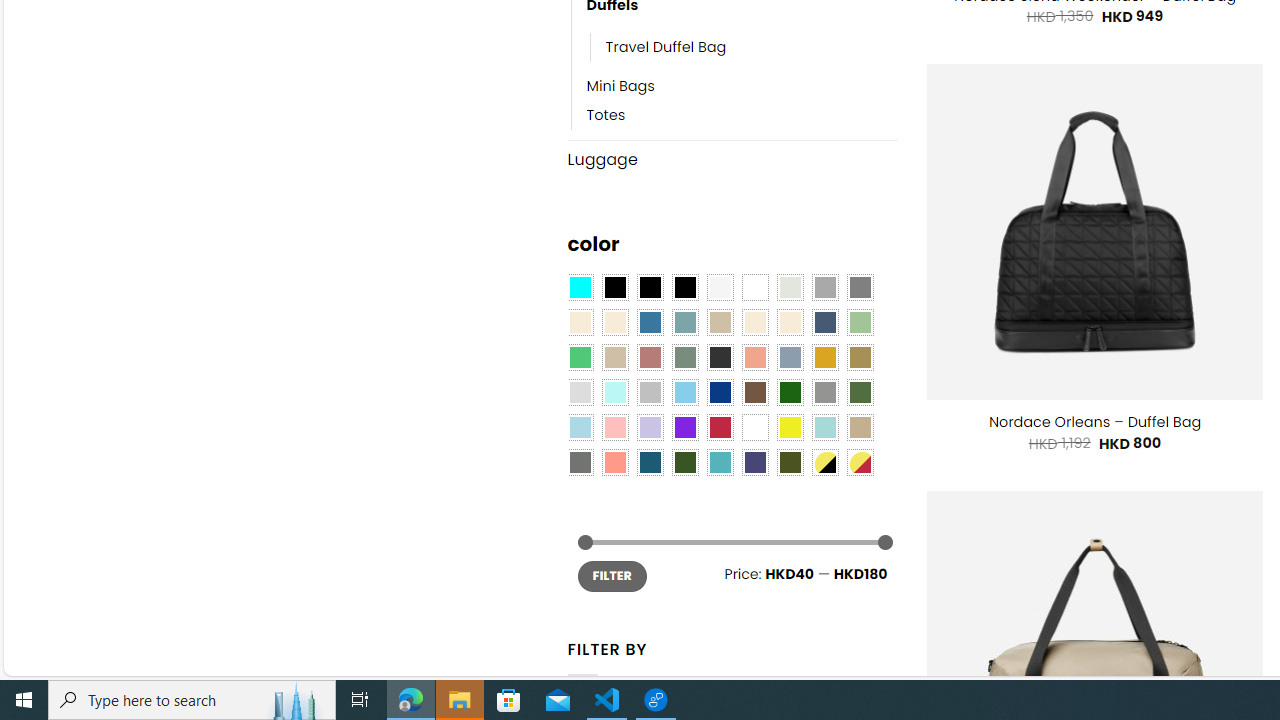 This screenshot has width=1280, height=720. What do you see at coordinates (860, 393) in the screenshot?
I see `'Green'` at bounding box center [860, 393].